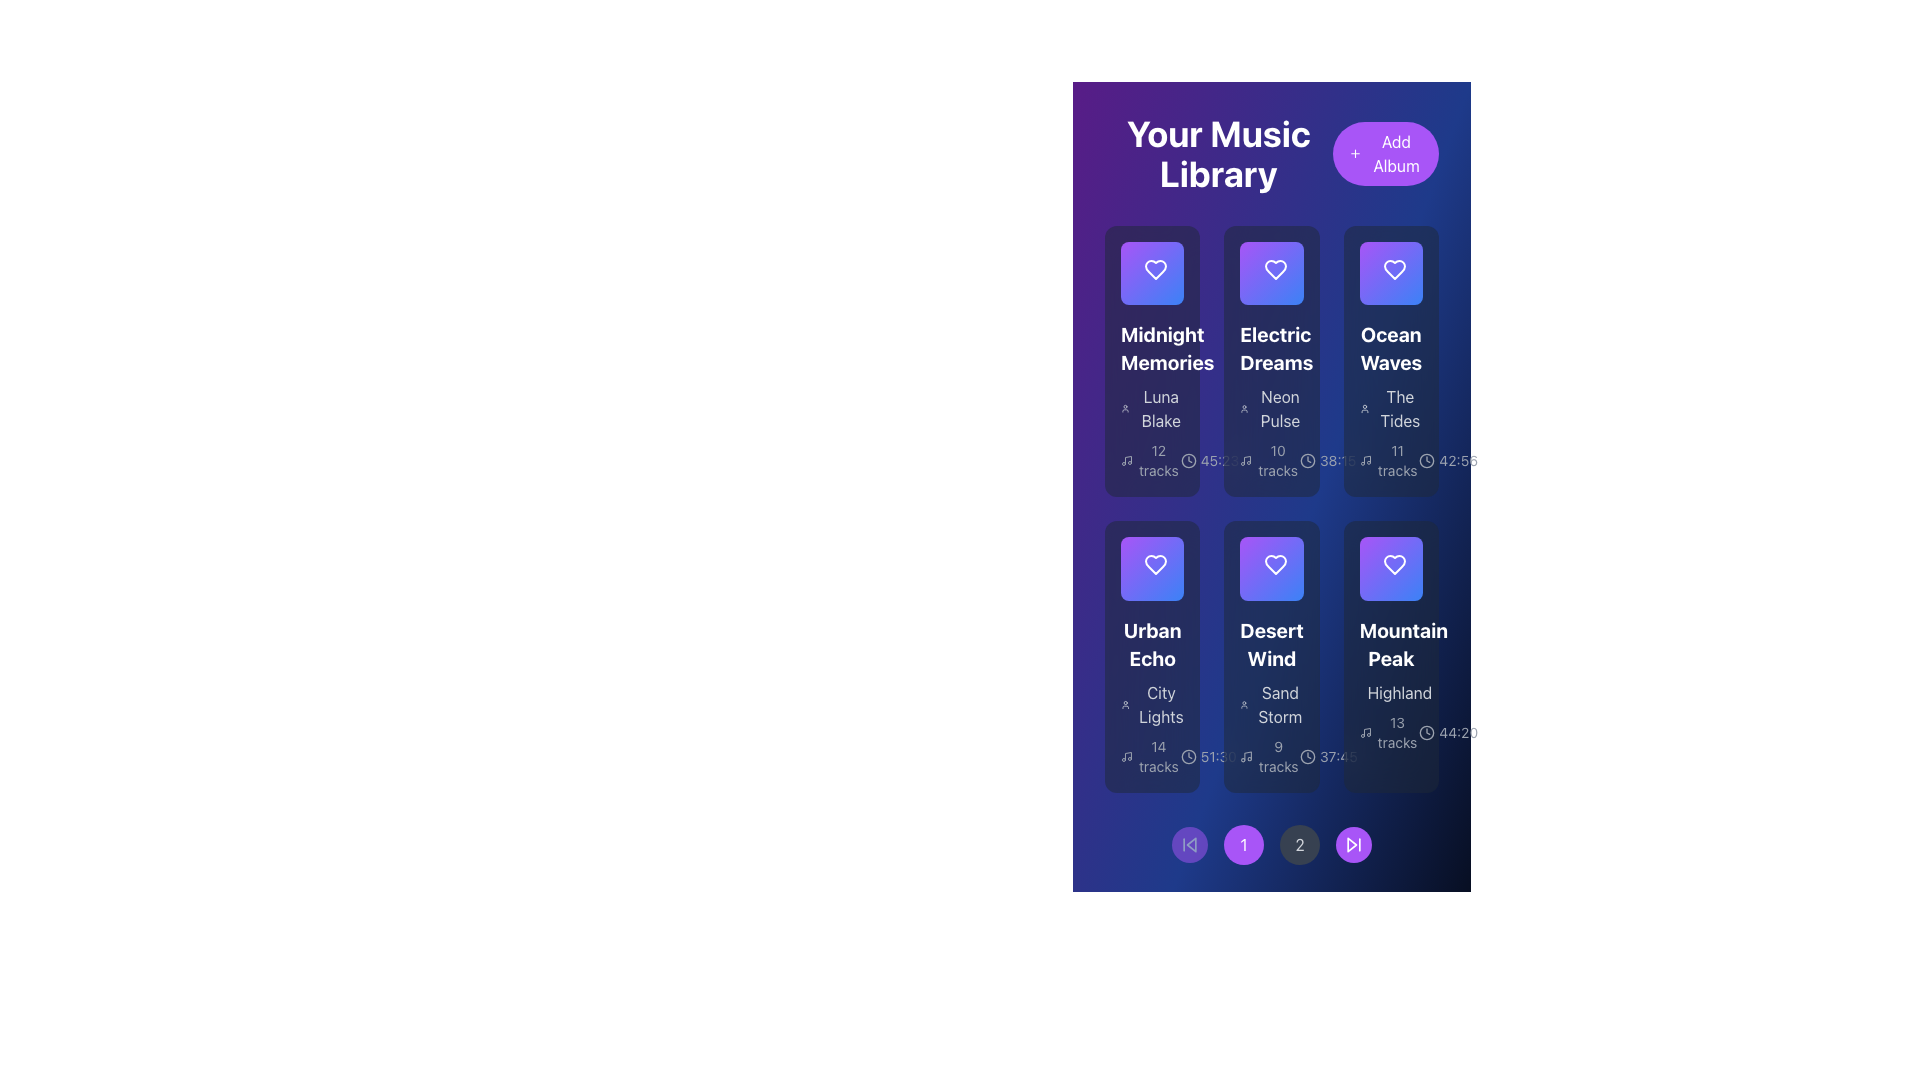 The height and width of the screenshot is (1080, 1920). Describe the element at coordinates (1156, 568) in the screenshot. I see `the favorite mark button (heart symbol) located at the top-right corner of the 'Urban Echo' album card` at that location.